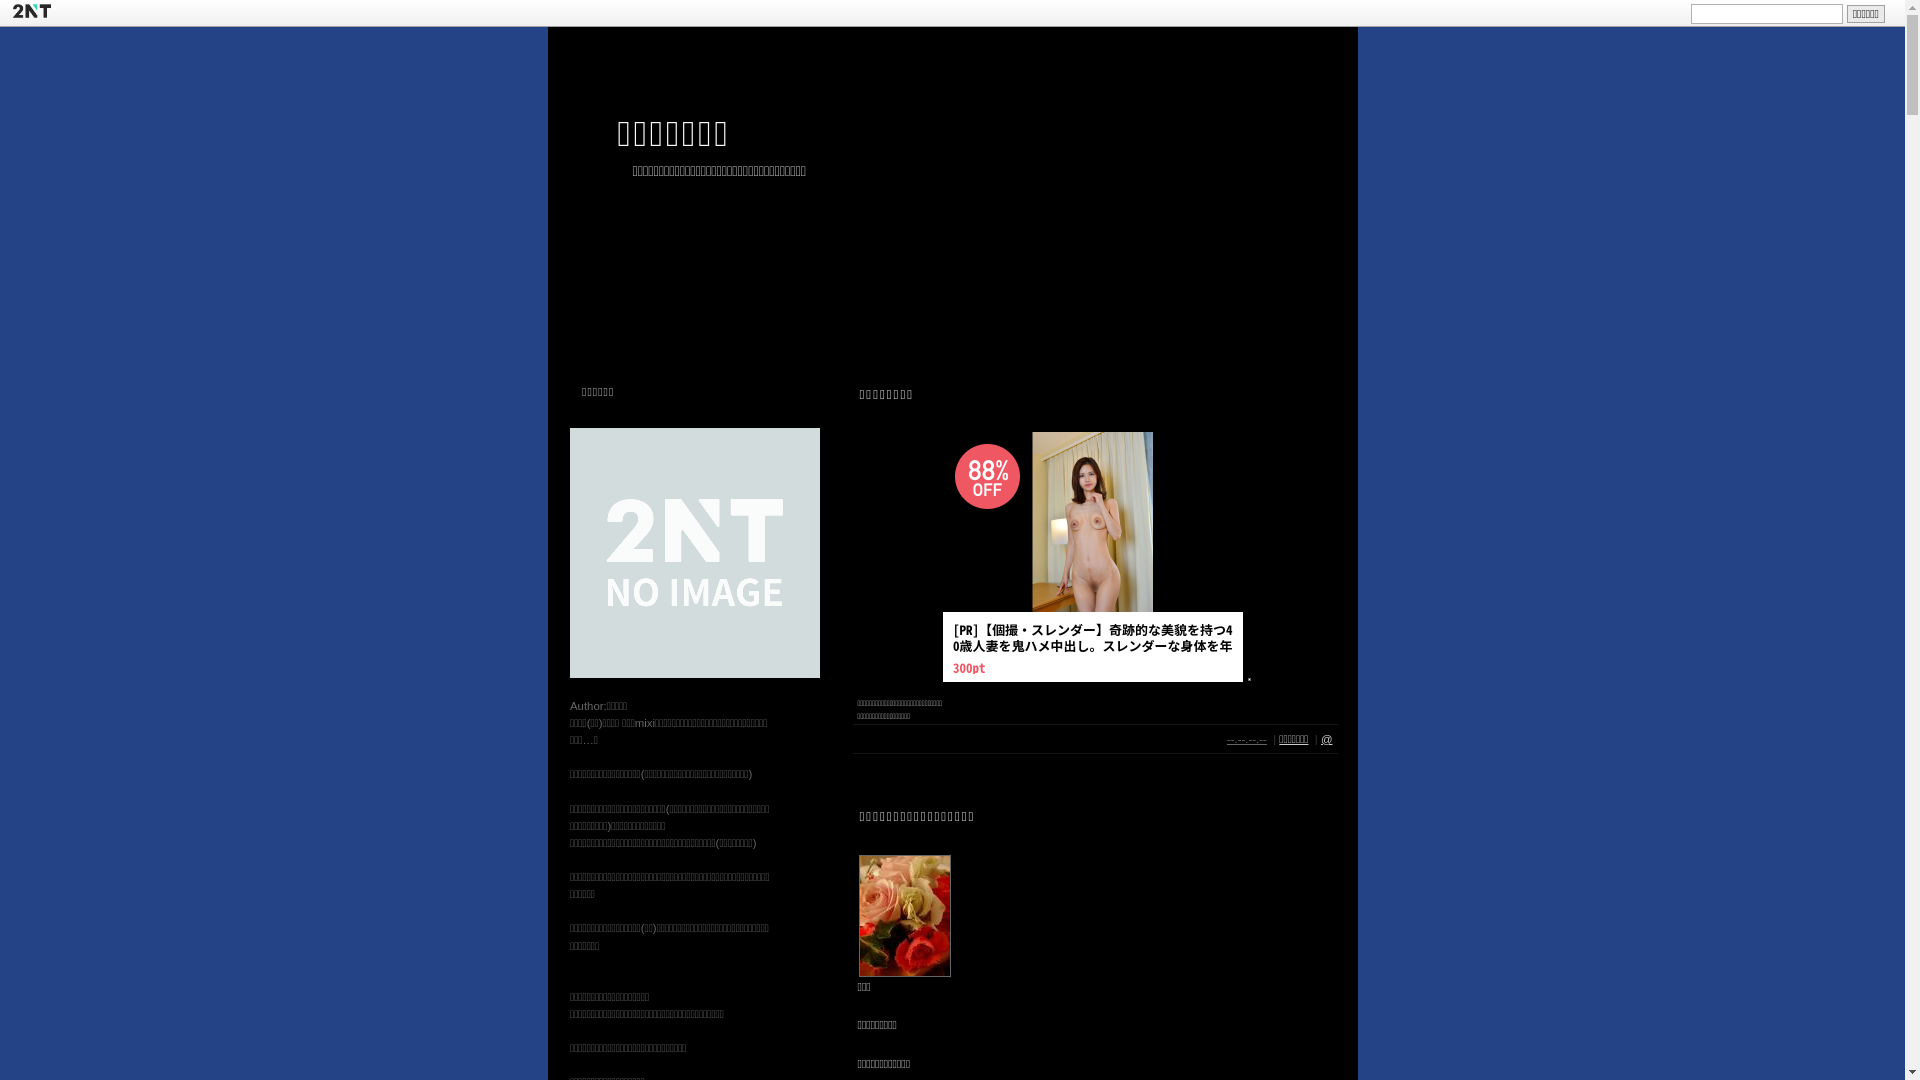 The width and height of the screenshot is (1920, 1080). What do you see at coordinates (1320, 739) in the screenshot?
I see `'@'` at bounding box center [1320, 739].